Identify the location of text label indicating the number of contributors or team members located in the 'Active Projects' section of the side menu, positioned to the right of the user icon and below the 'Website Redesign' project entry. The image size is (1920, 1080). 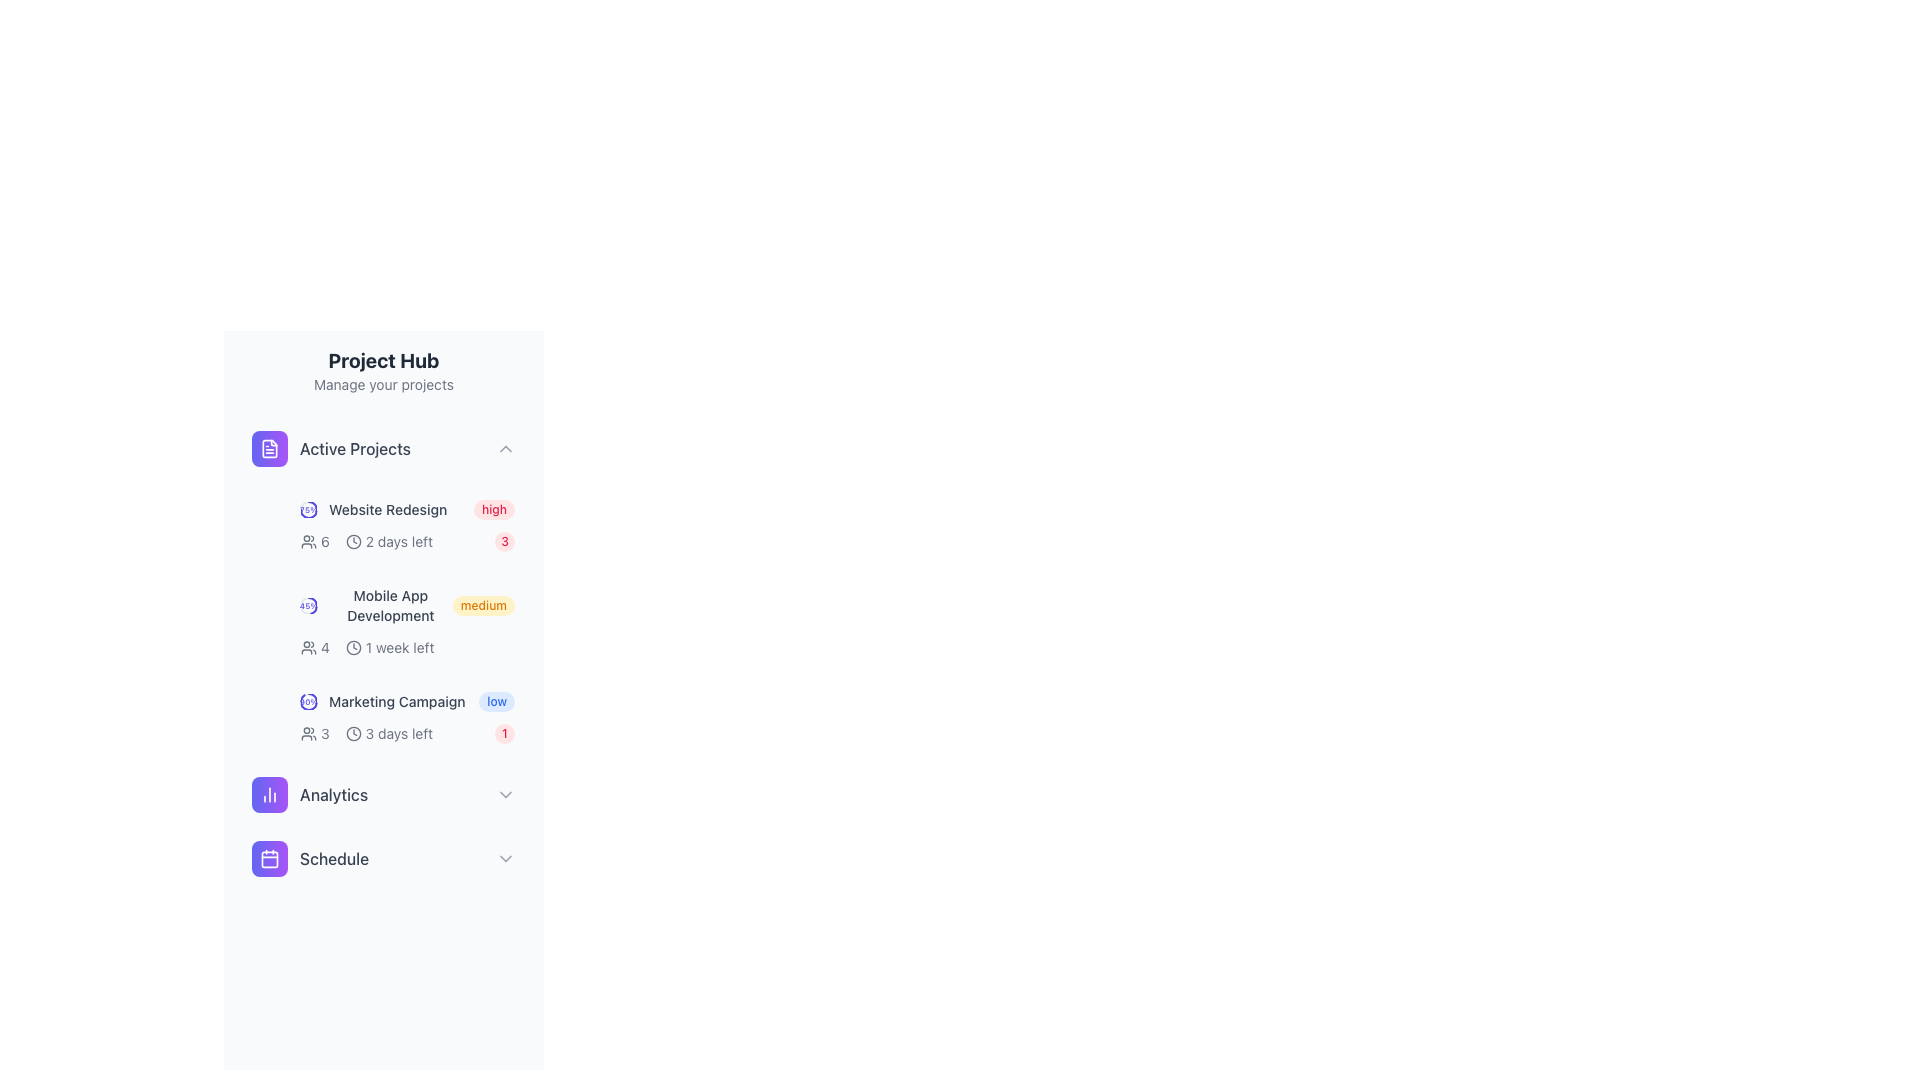
(325, 542).